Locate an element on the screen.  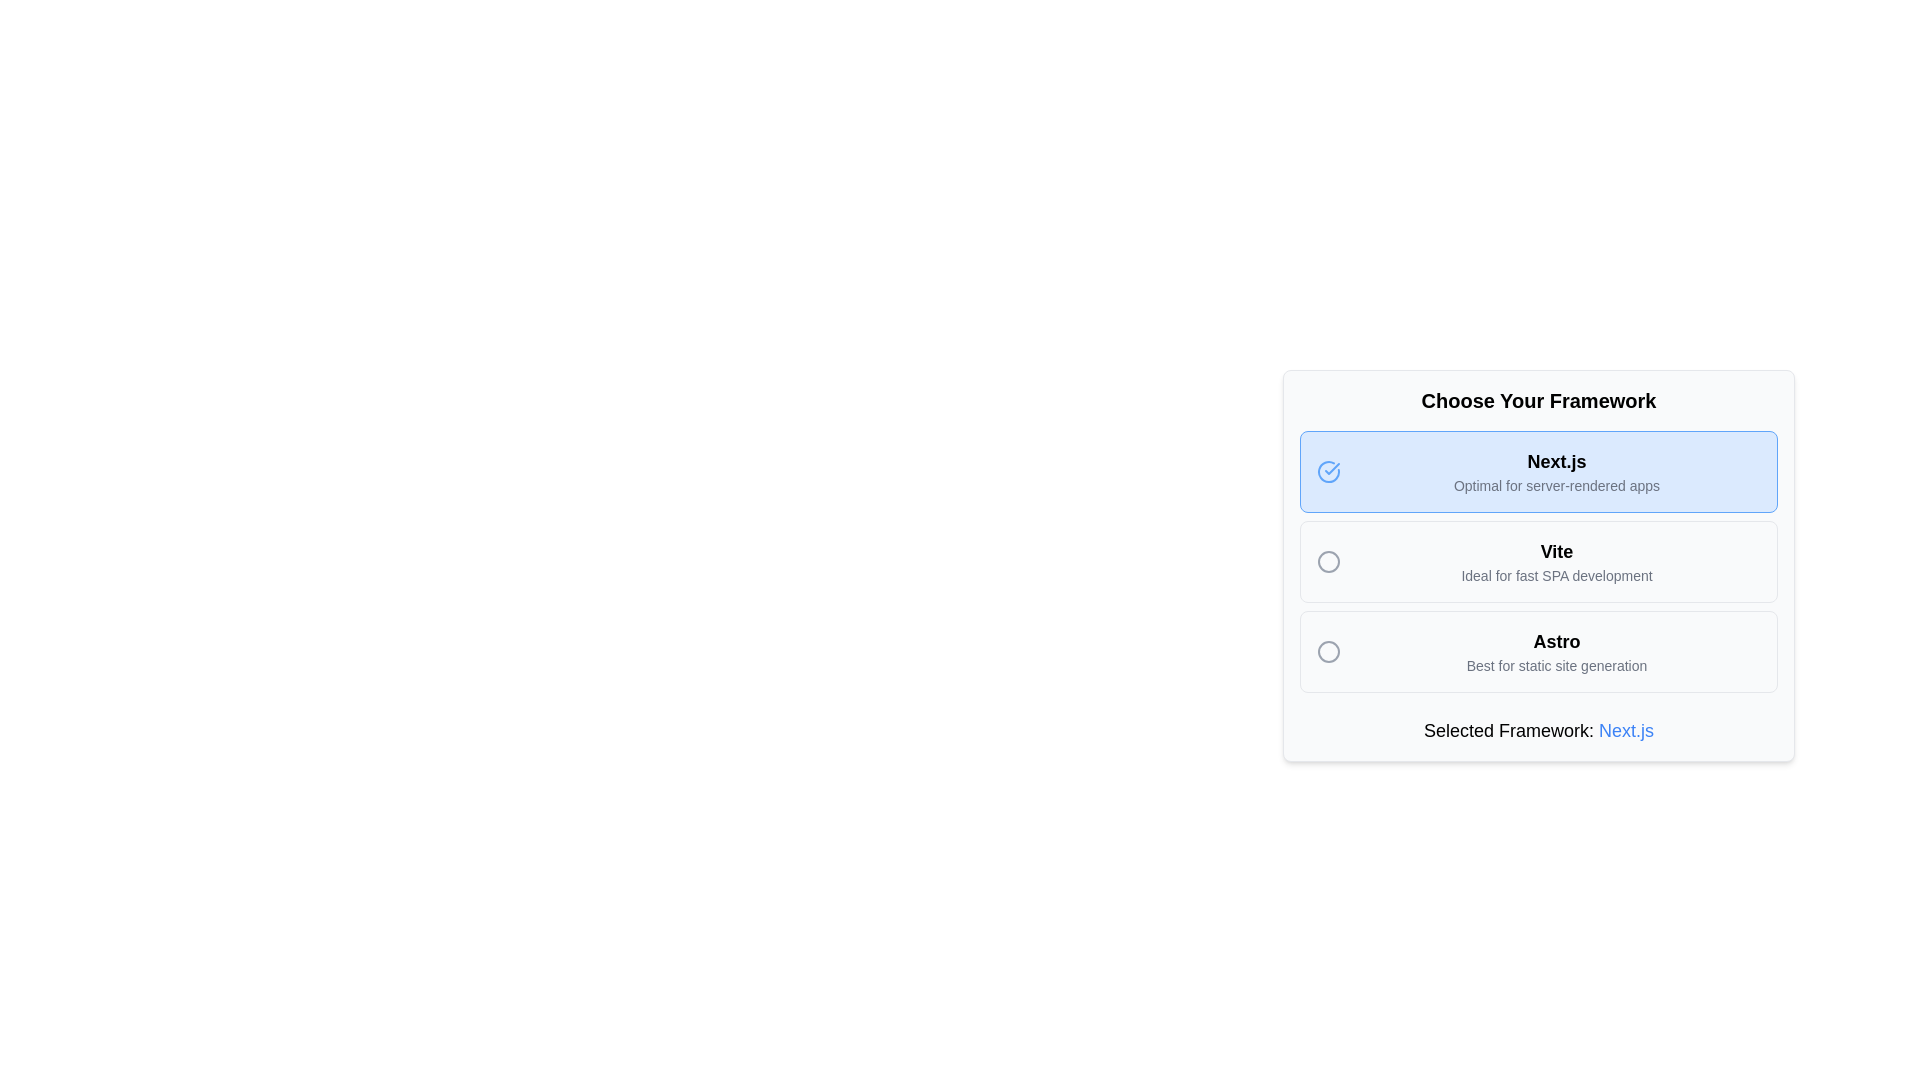
text displayed in the Text Display element that states 'Selected Framework: Next.js', which is styled in bold with 'Next.js' in blue is located at coordinates (1538, 731).